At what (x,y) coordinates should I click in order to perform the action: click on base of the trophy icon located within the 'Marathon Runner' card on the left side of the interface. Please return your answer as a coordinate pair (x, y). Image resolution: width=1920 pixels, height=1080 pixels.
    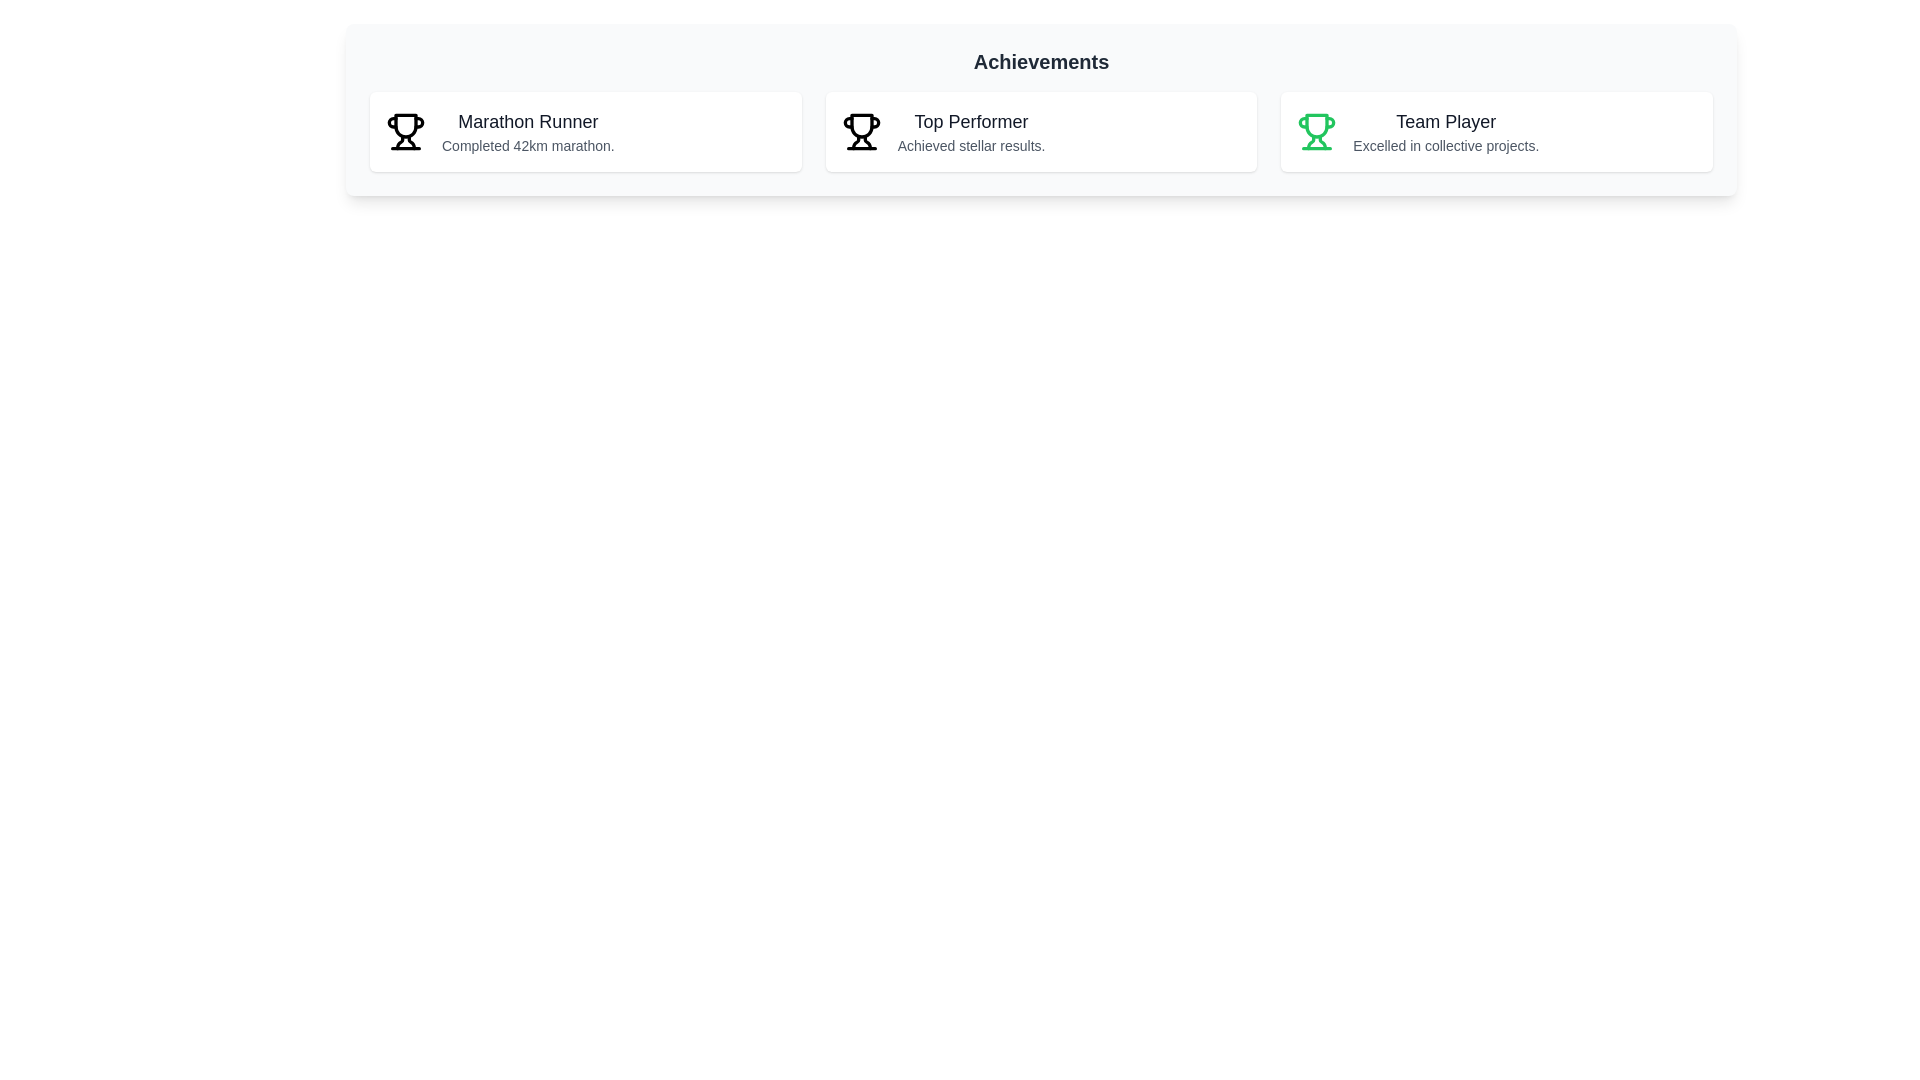
    Looking at the image, I should click on (410, 141).